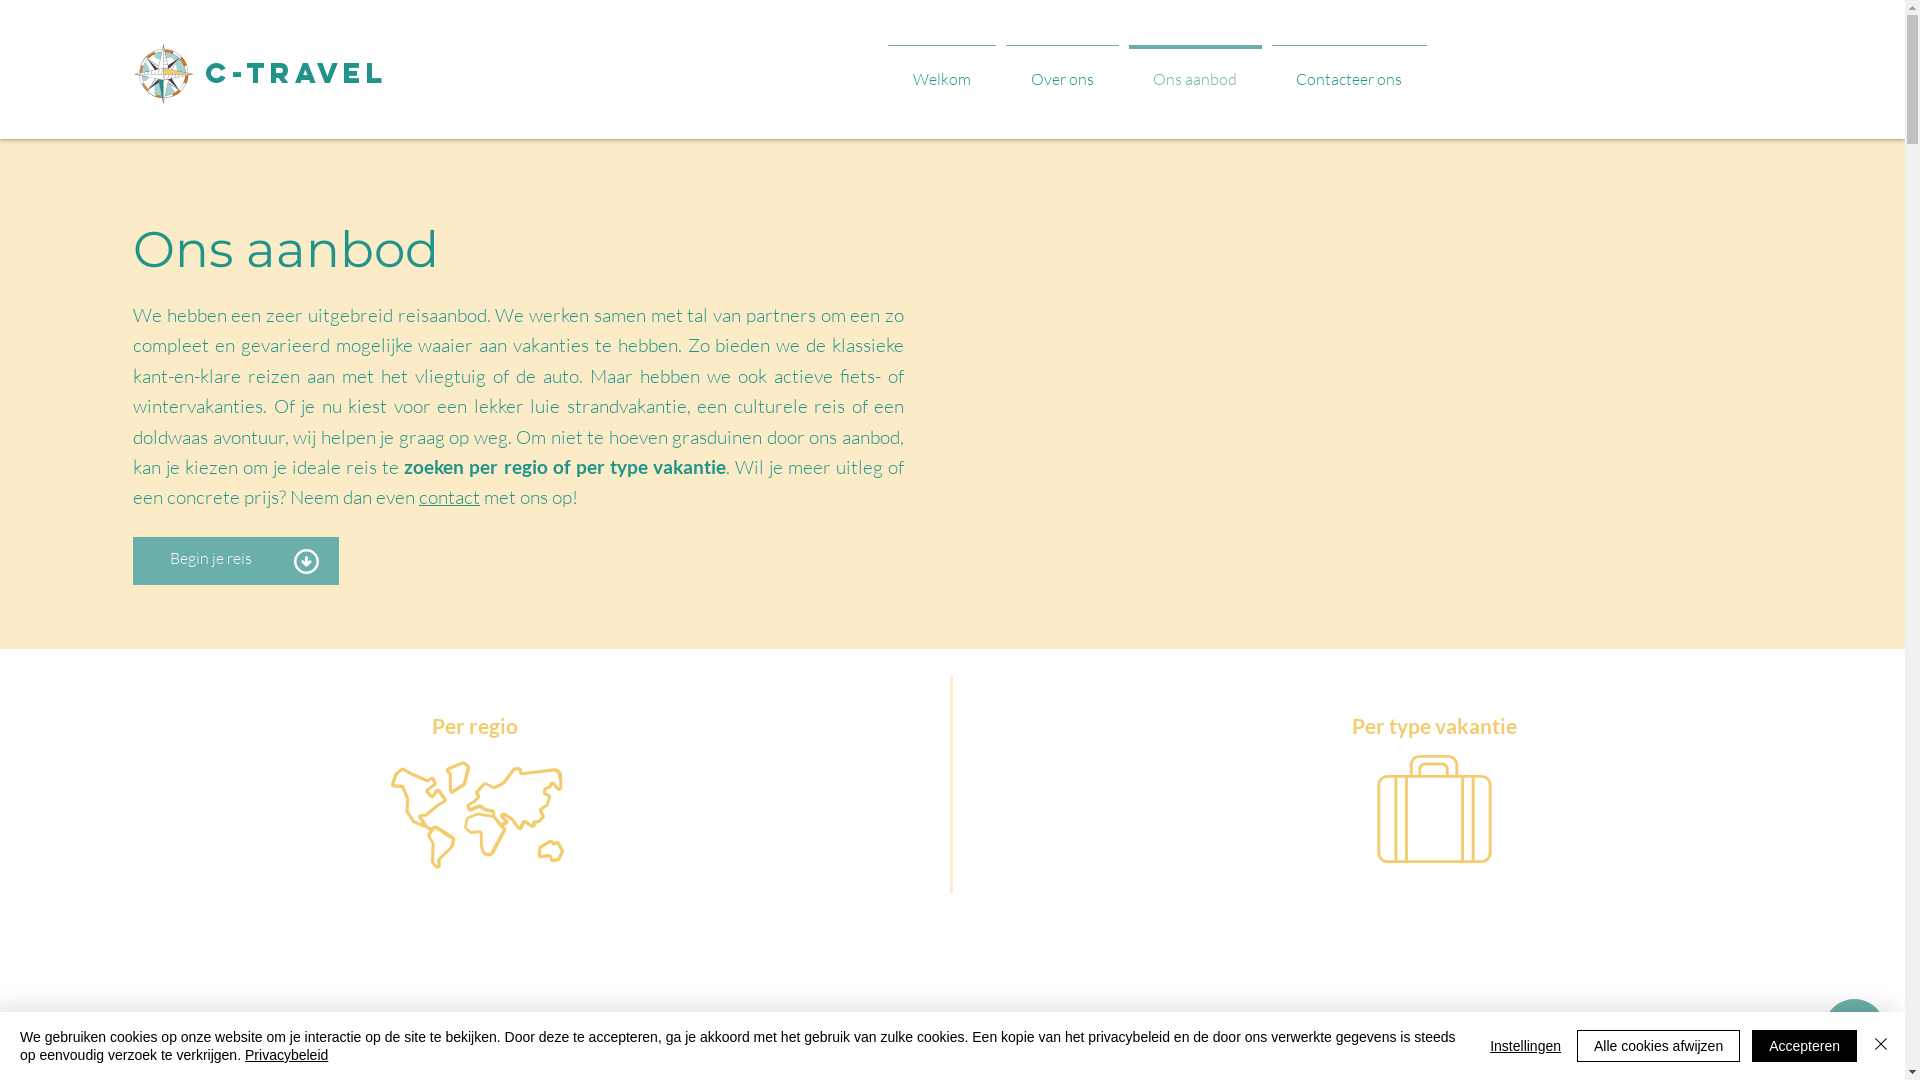 Image resolution: width=1920 pixels, height=1080 pixels. What do you see at coordinates (448, 496) in the screenshot?
I see `'contact'` at bounding box center [448, 496].